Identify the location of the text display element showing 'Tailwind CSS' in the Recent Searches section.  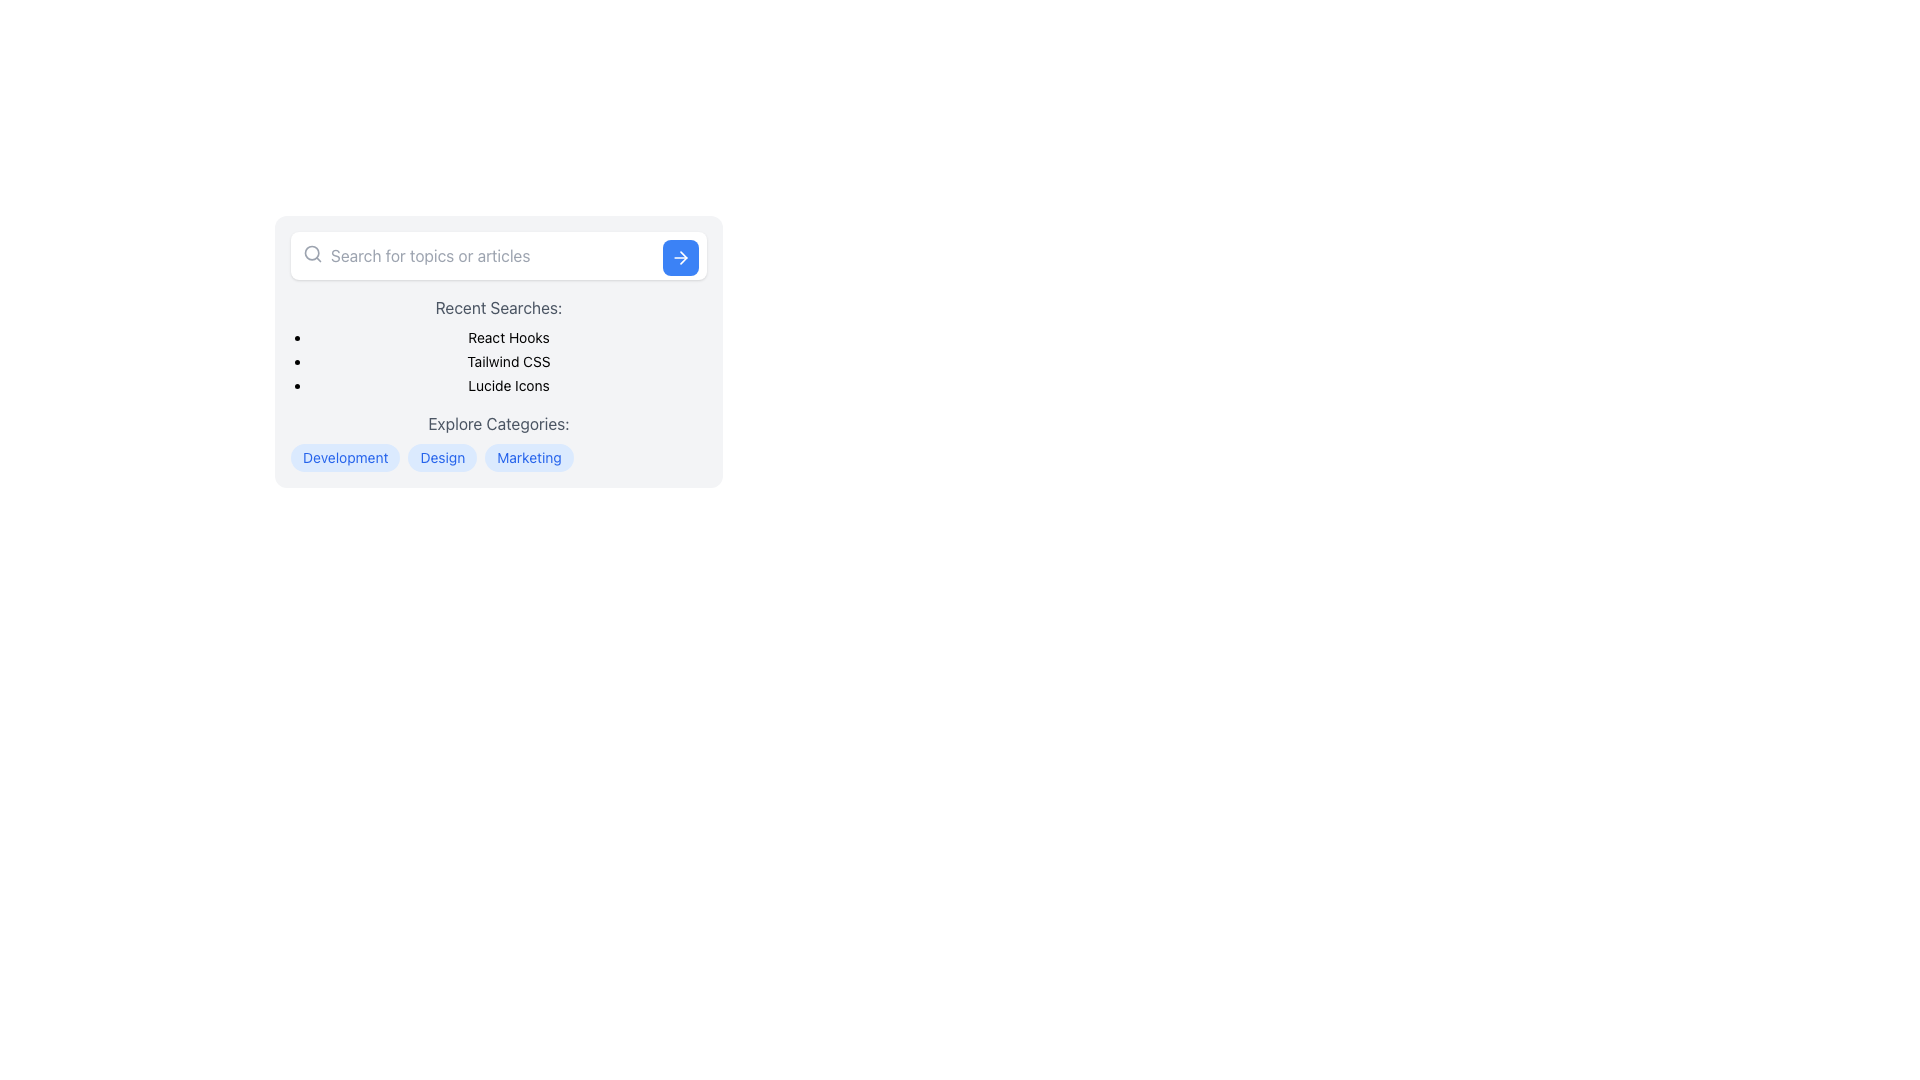
(508, 362).